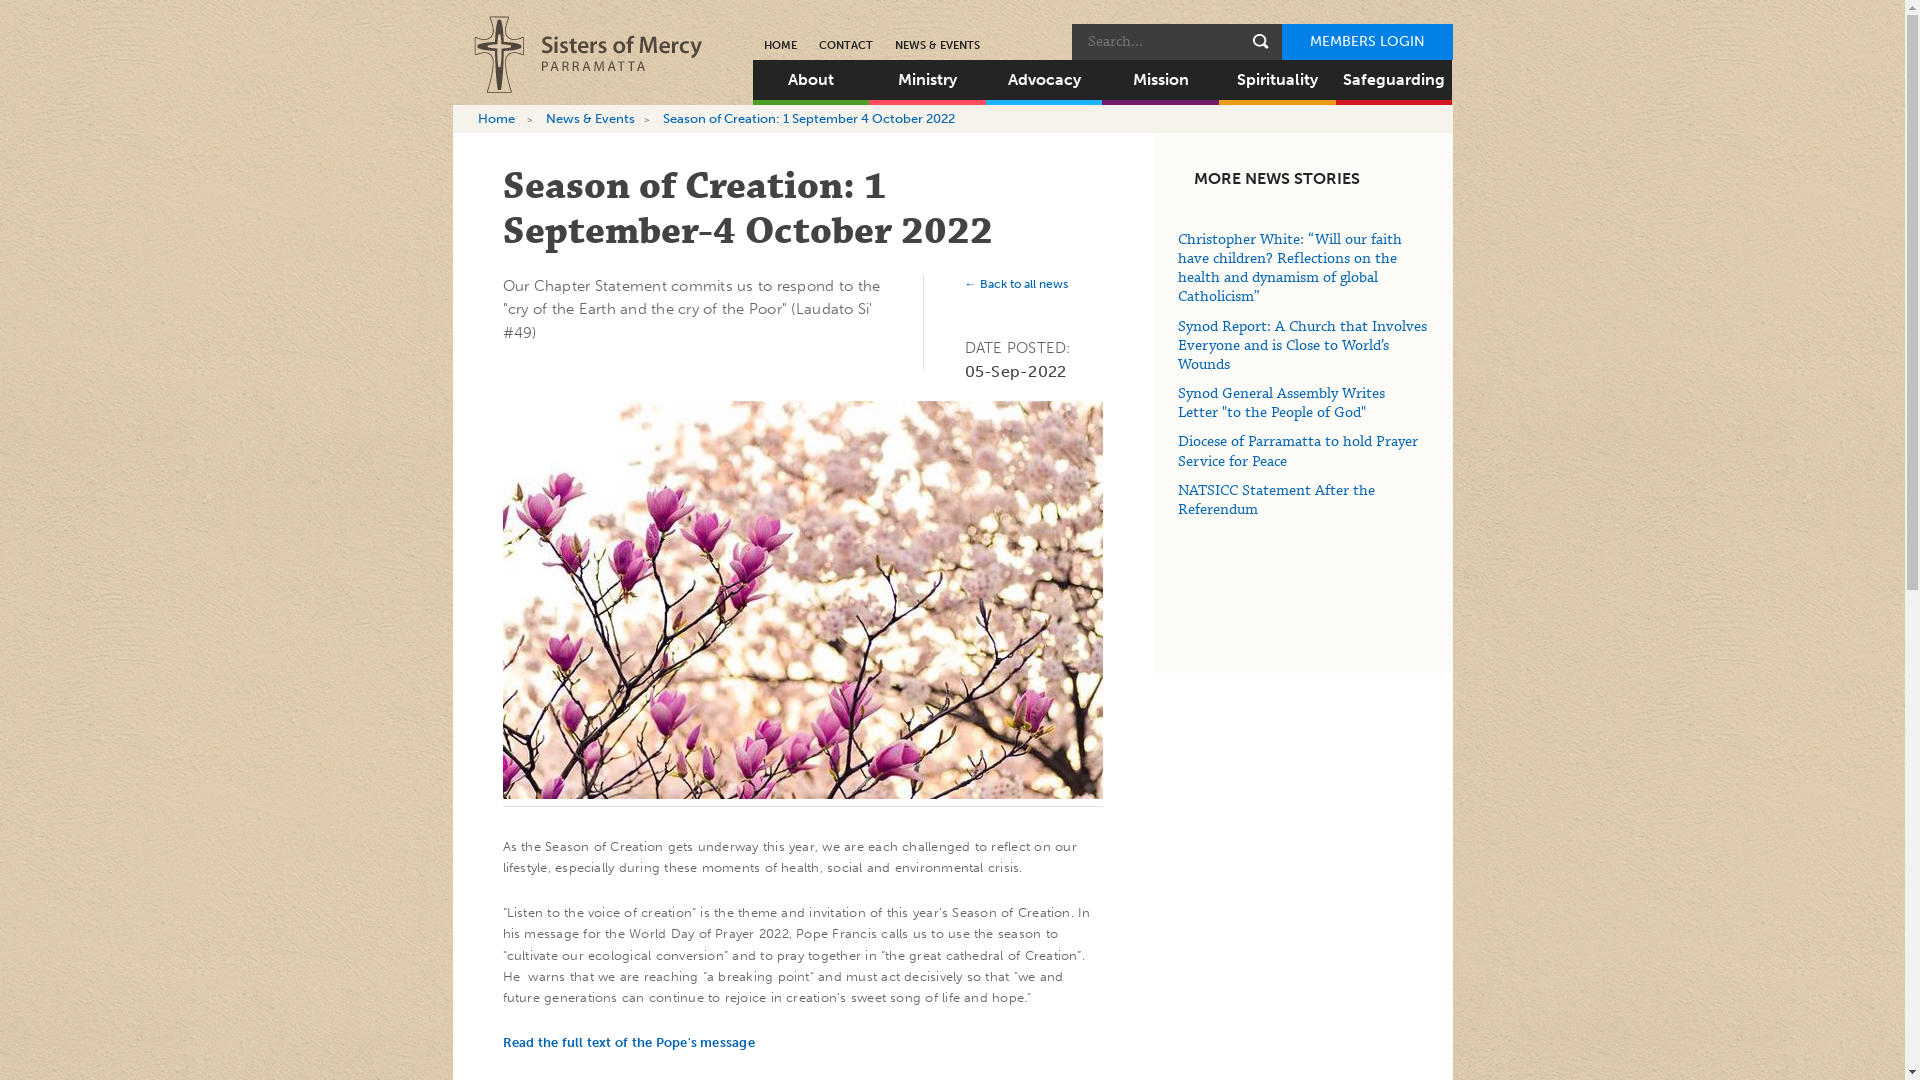  Describe the element at coordinates (589, 118) in the screenshot. I see `'News & Events'` at that location.